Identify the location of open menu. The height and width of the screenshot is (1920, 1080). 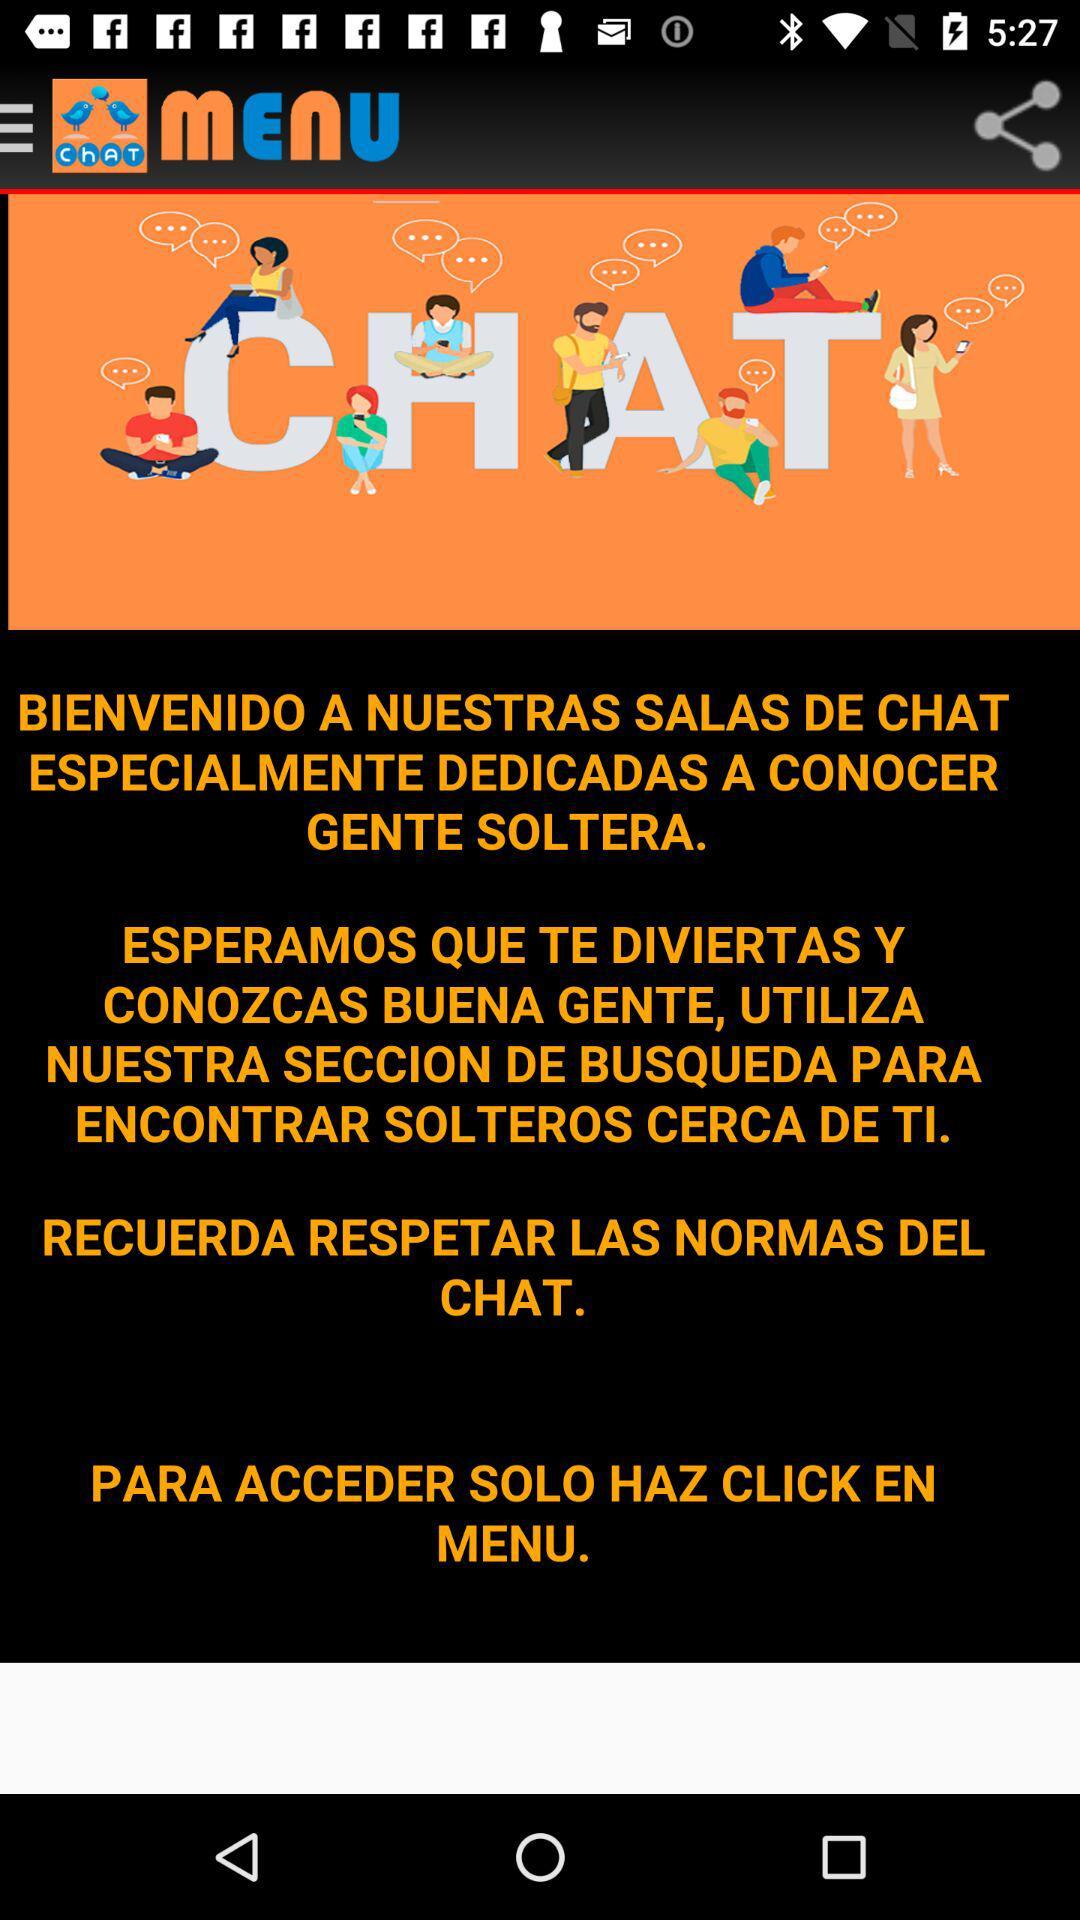
(235, 124).